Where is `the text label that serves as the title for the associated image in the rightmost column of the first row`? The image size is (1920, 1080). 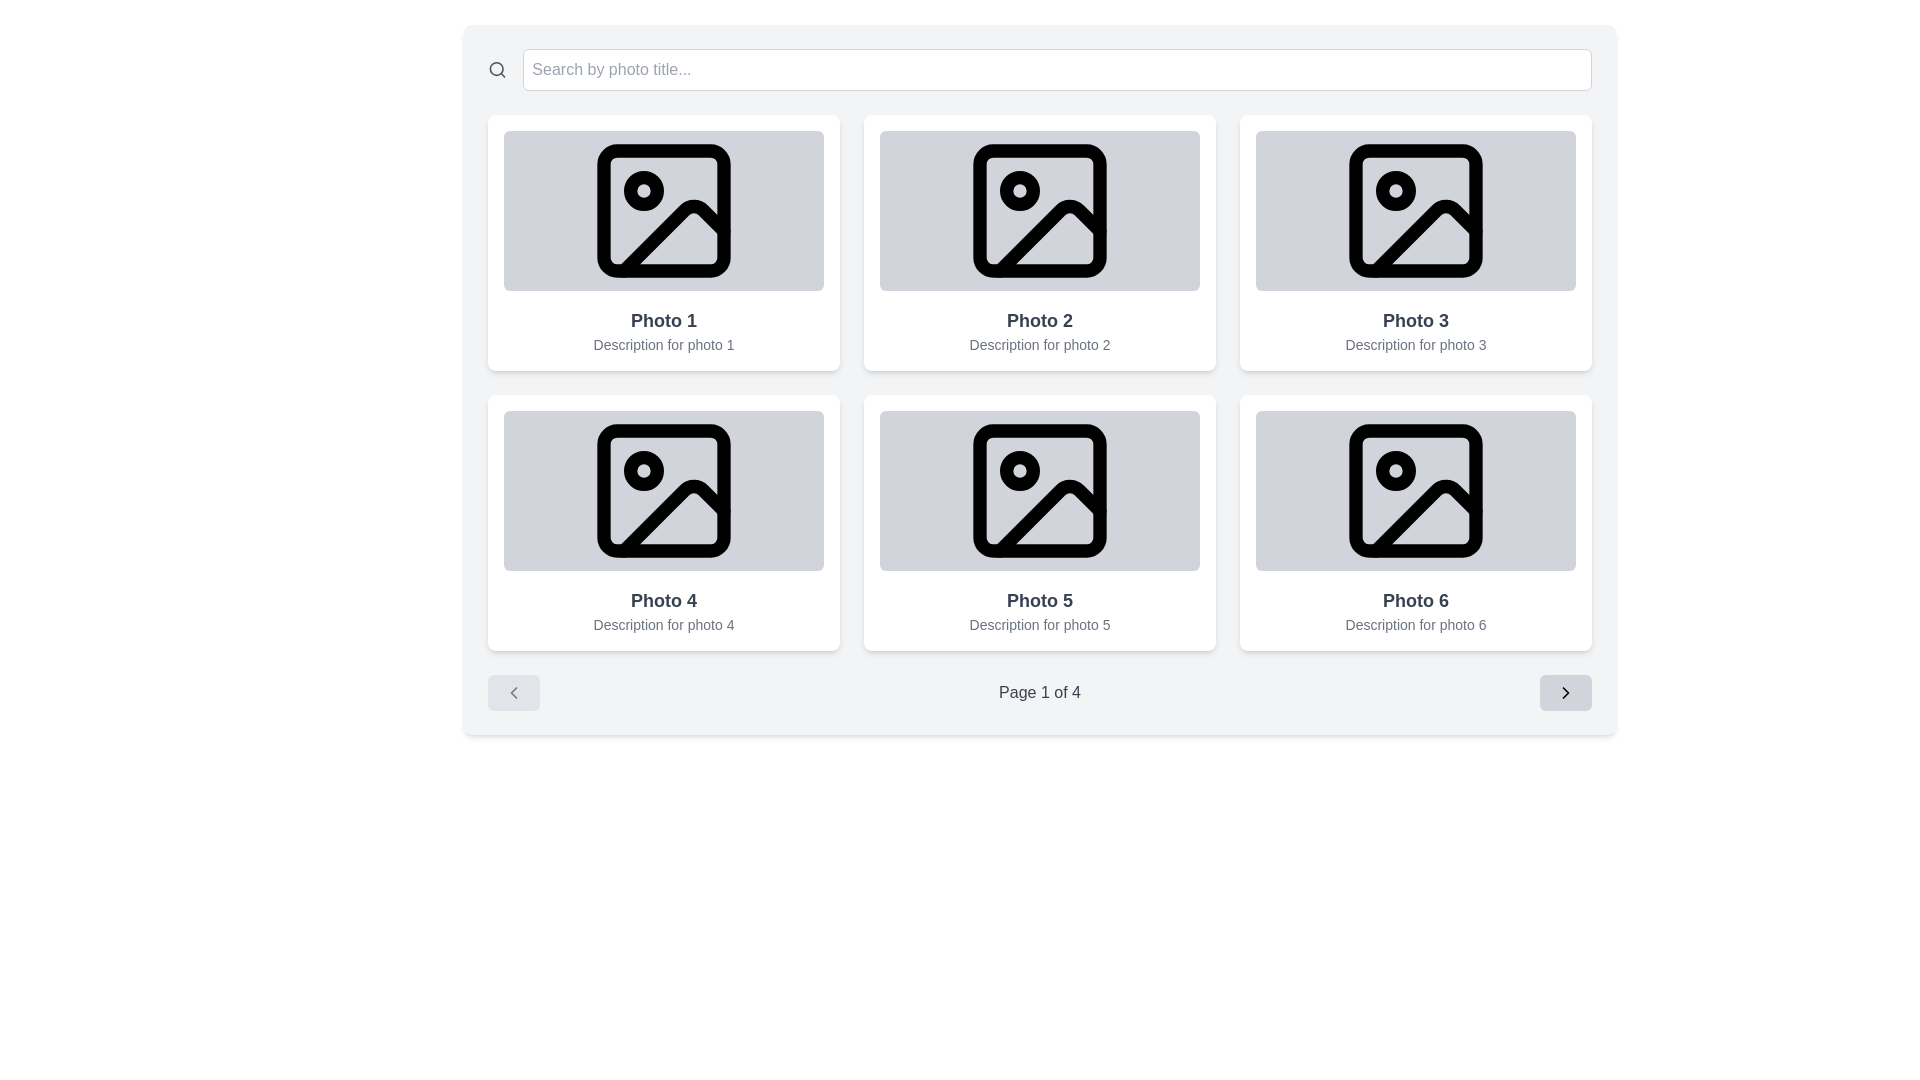
the text label that serves as the title for the associated image in the rightmost column of the first row is located at coordinates (1415, 319).